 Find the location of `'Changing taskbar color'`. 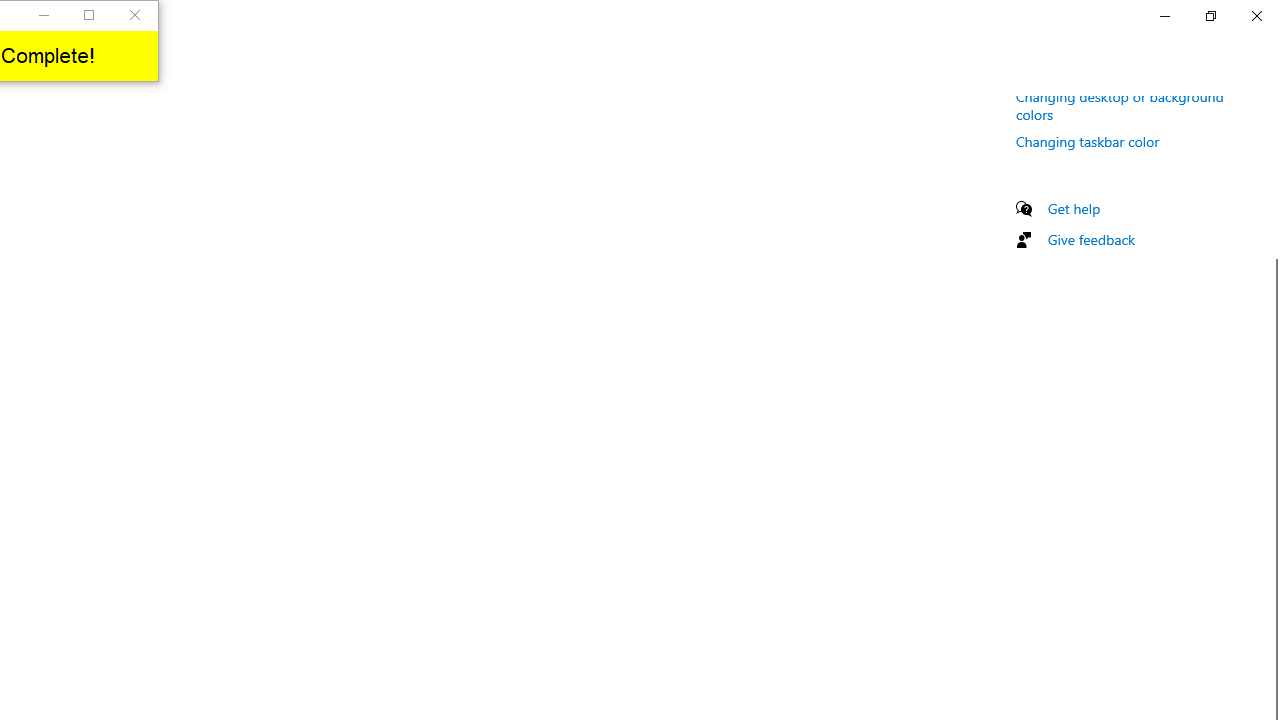

'Changing taskbar color' is located at coordinates (1087, 140).